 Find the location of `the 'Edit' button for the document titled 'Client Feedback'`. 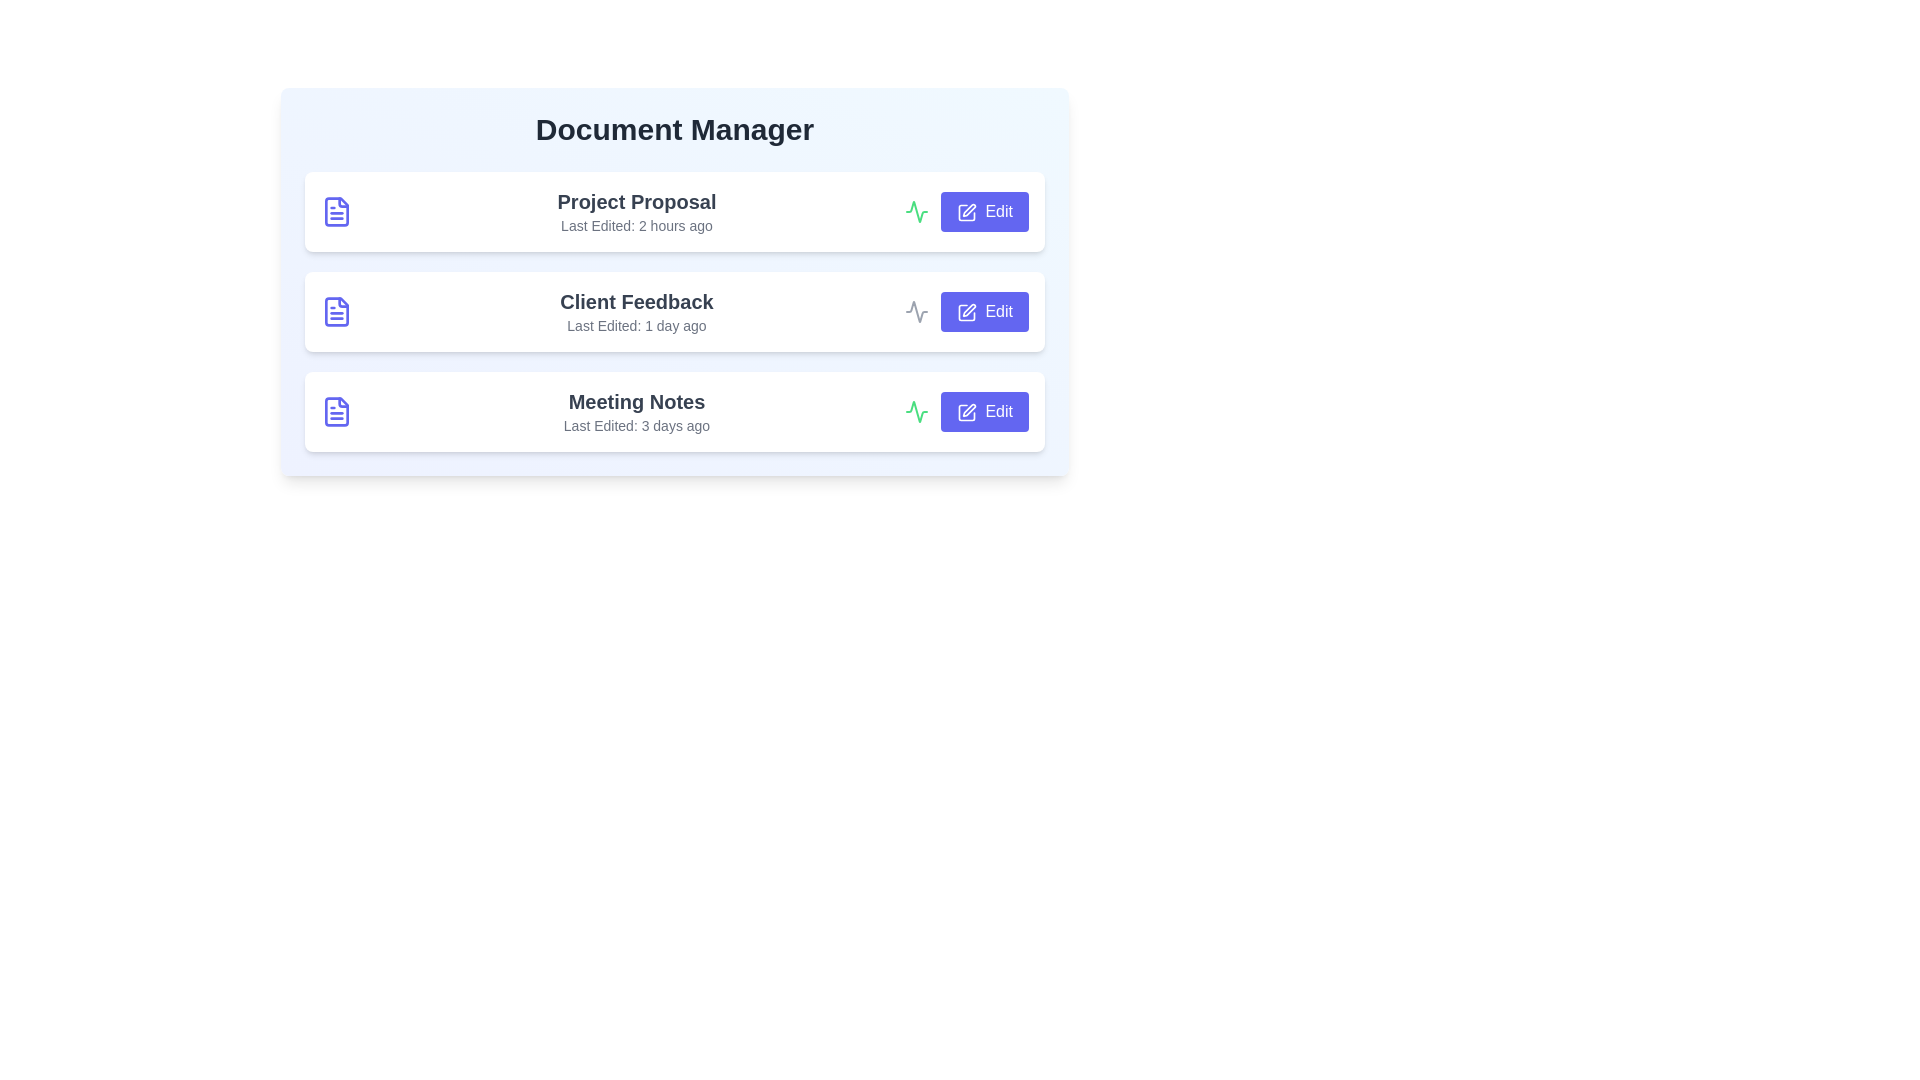

the 'Edit' button for the document titled 'Client Feedback' is located at coordinates (984, 312).